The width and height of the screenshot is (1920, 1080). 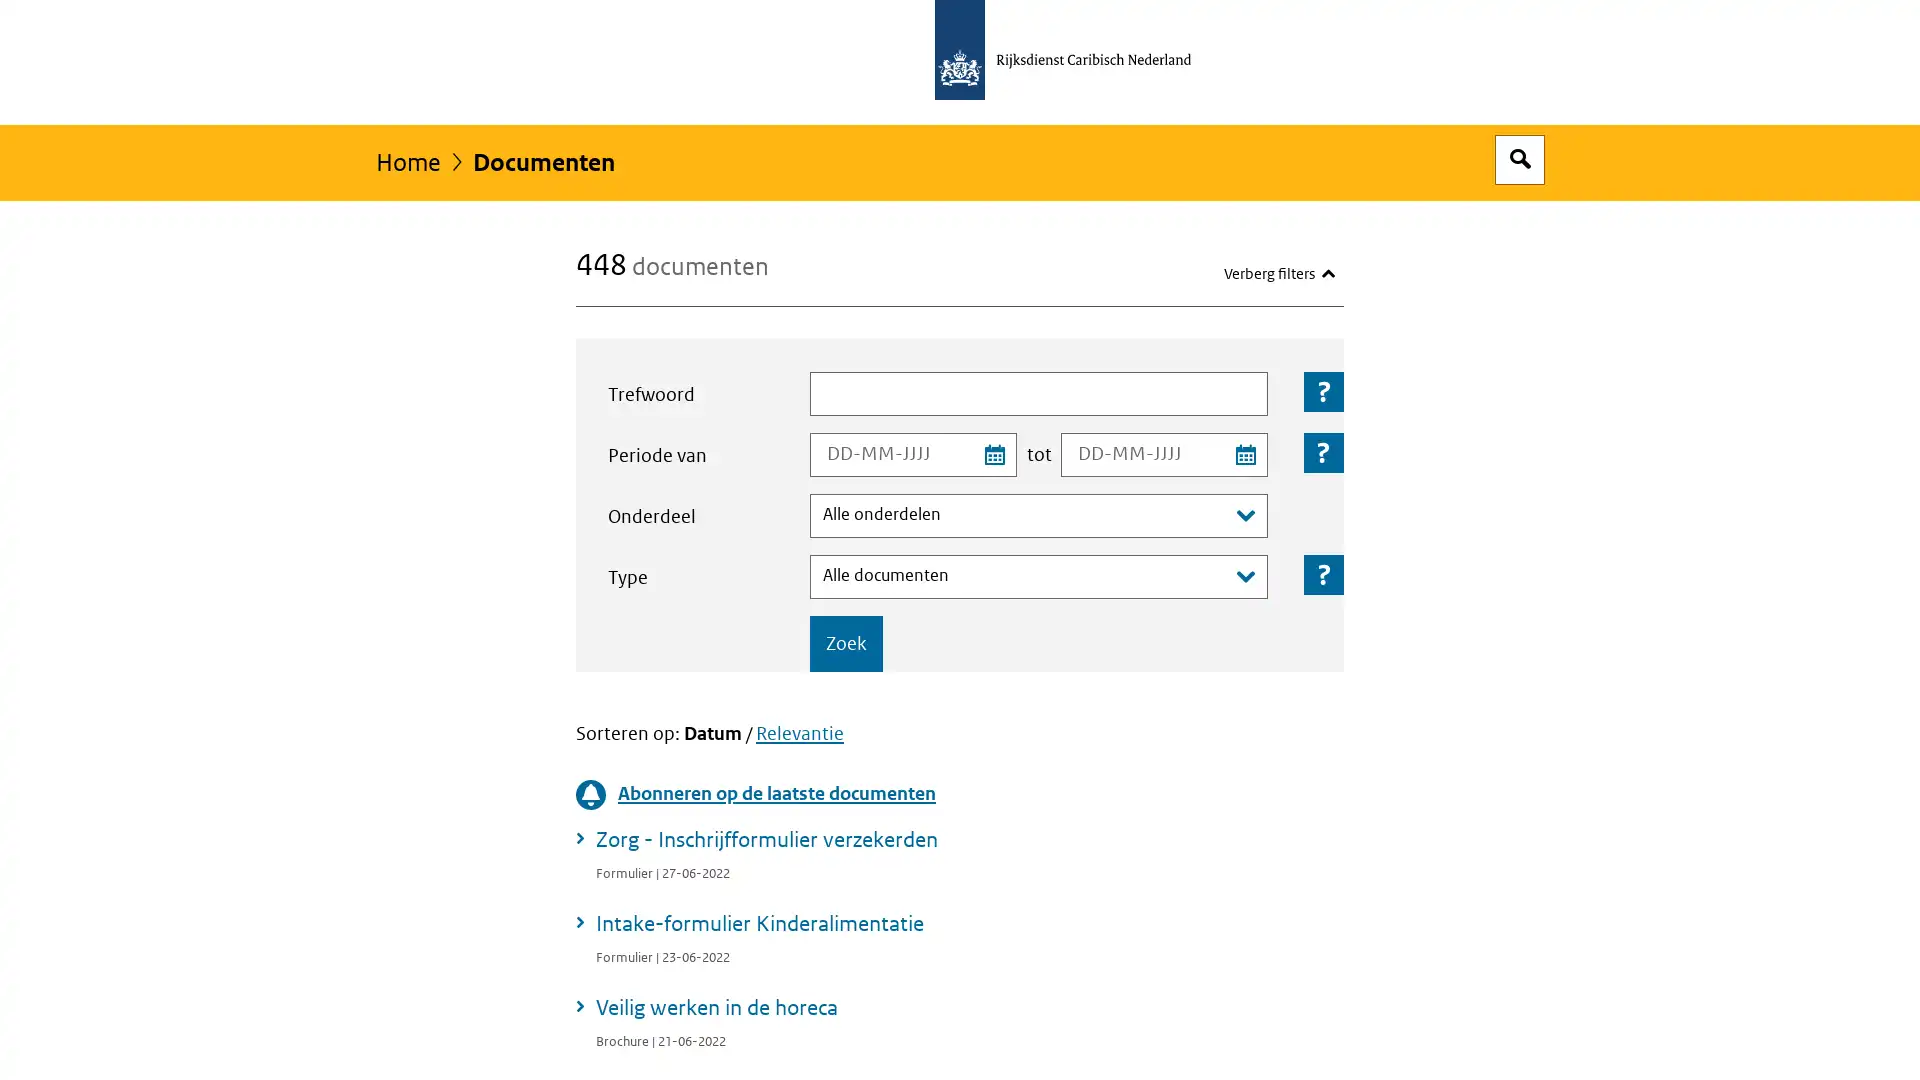 What do you see at coordinates (1324, 574) in the screenshot?
I see `Toelichting bij het veld: Type` at bounding box center [1324, 574].